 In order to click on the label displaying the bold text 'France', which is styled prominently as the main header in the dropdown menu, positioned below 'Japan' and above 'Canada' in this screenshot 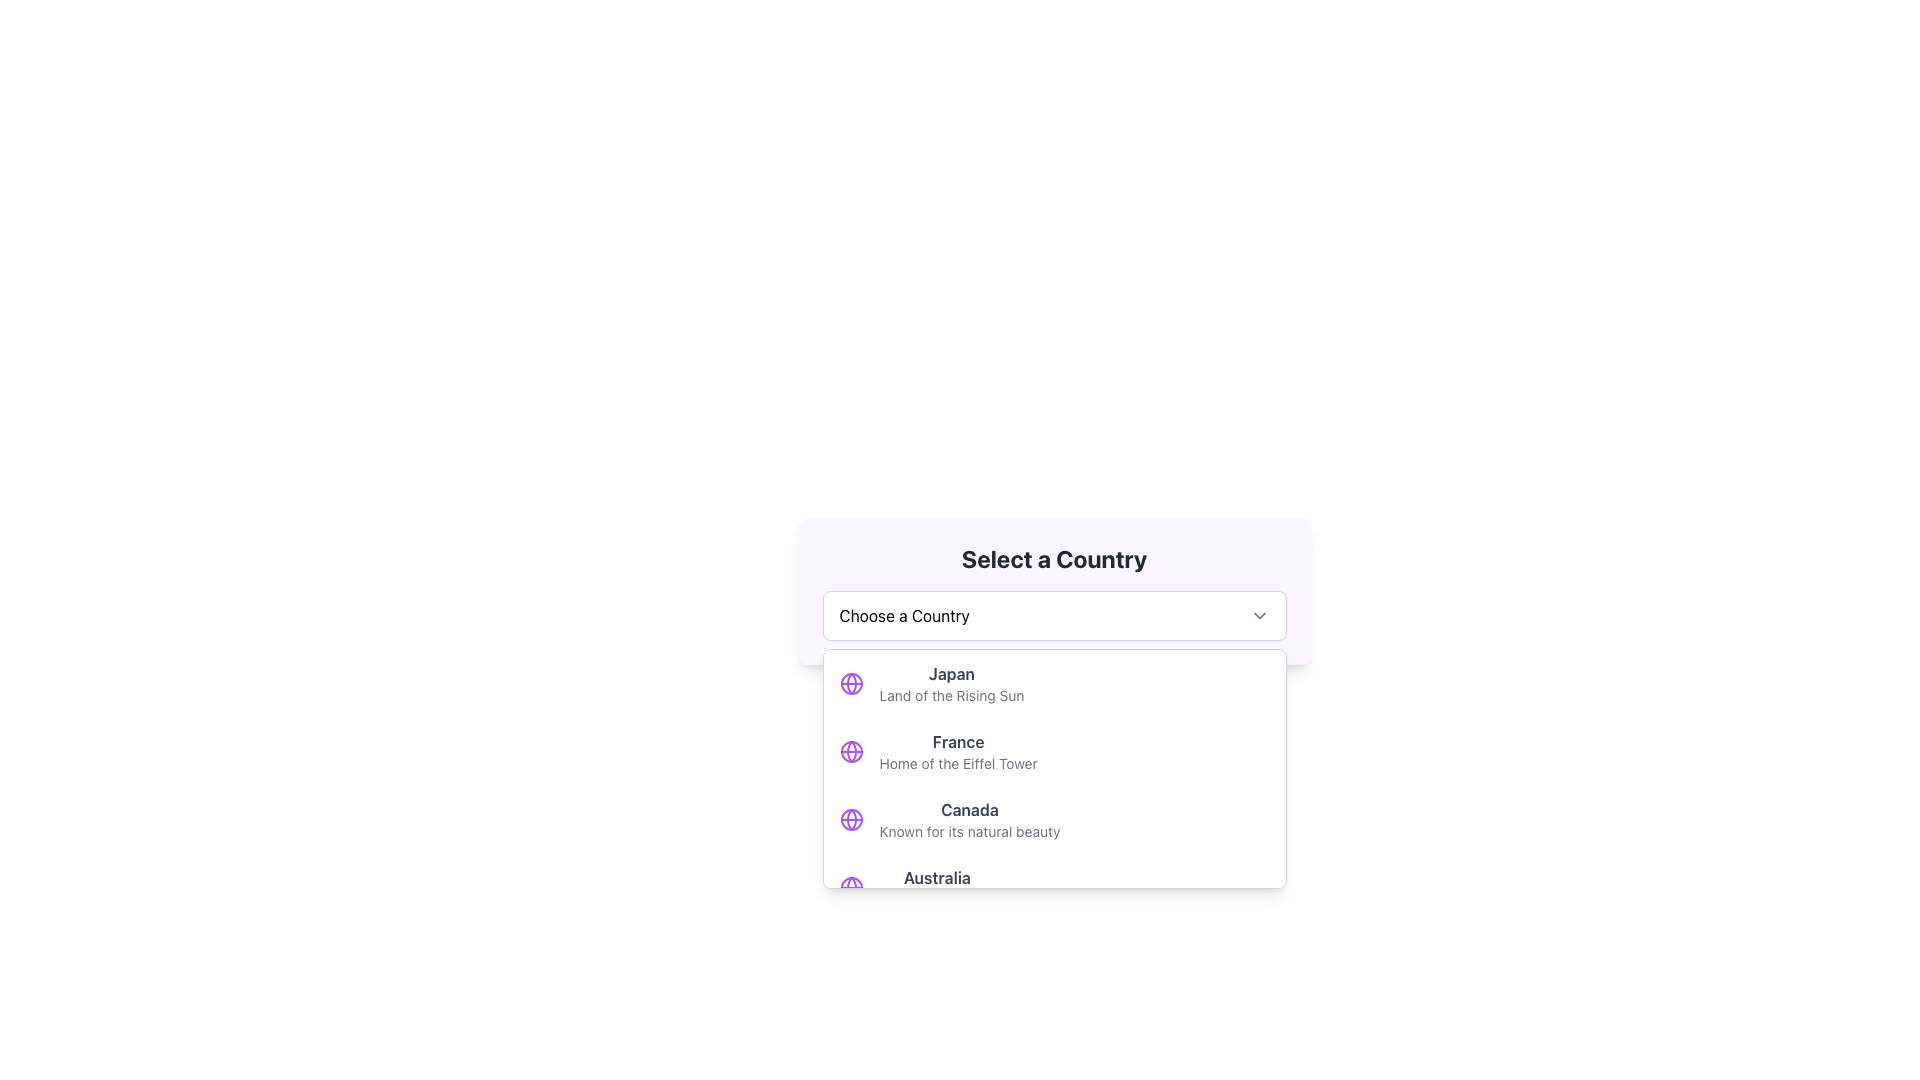, I will do `click(957, 741)`.